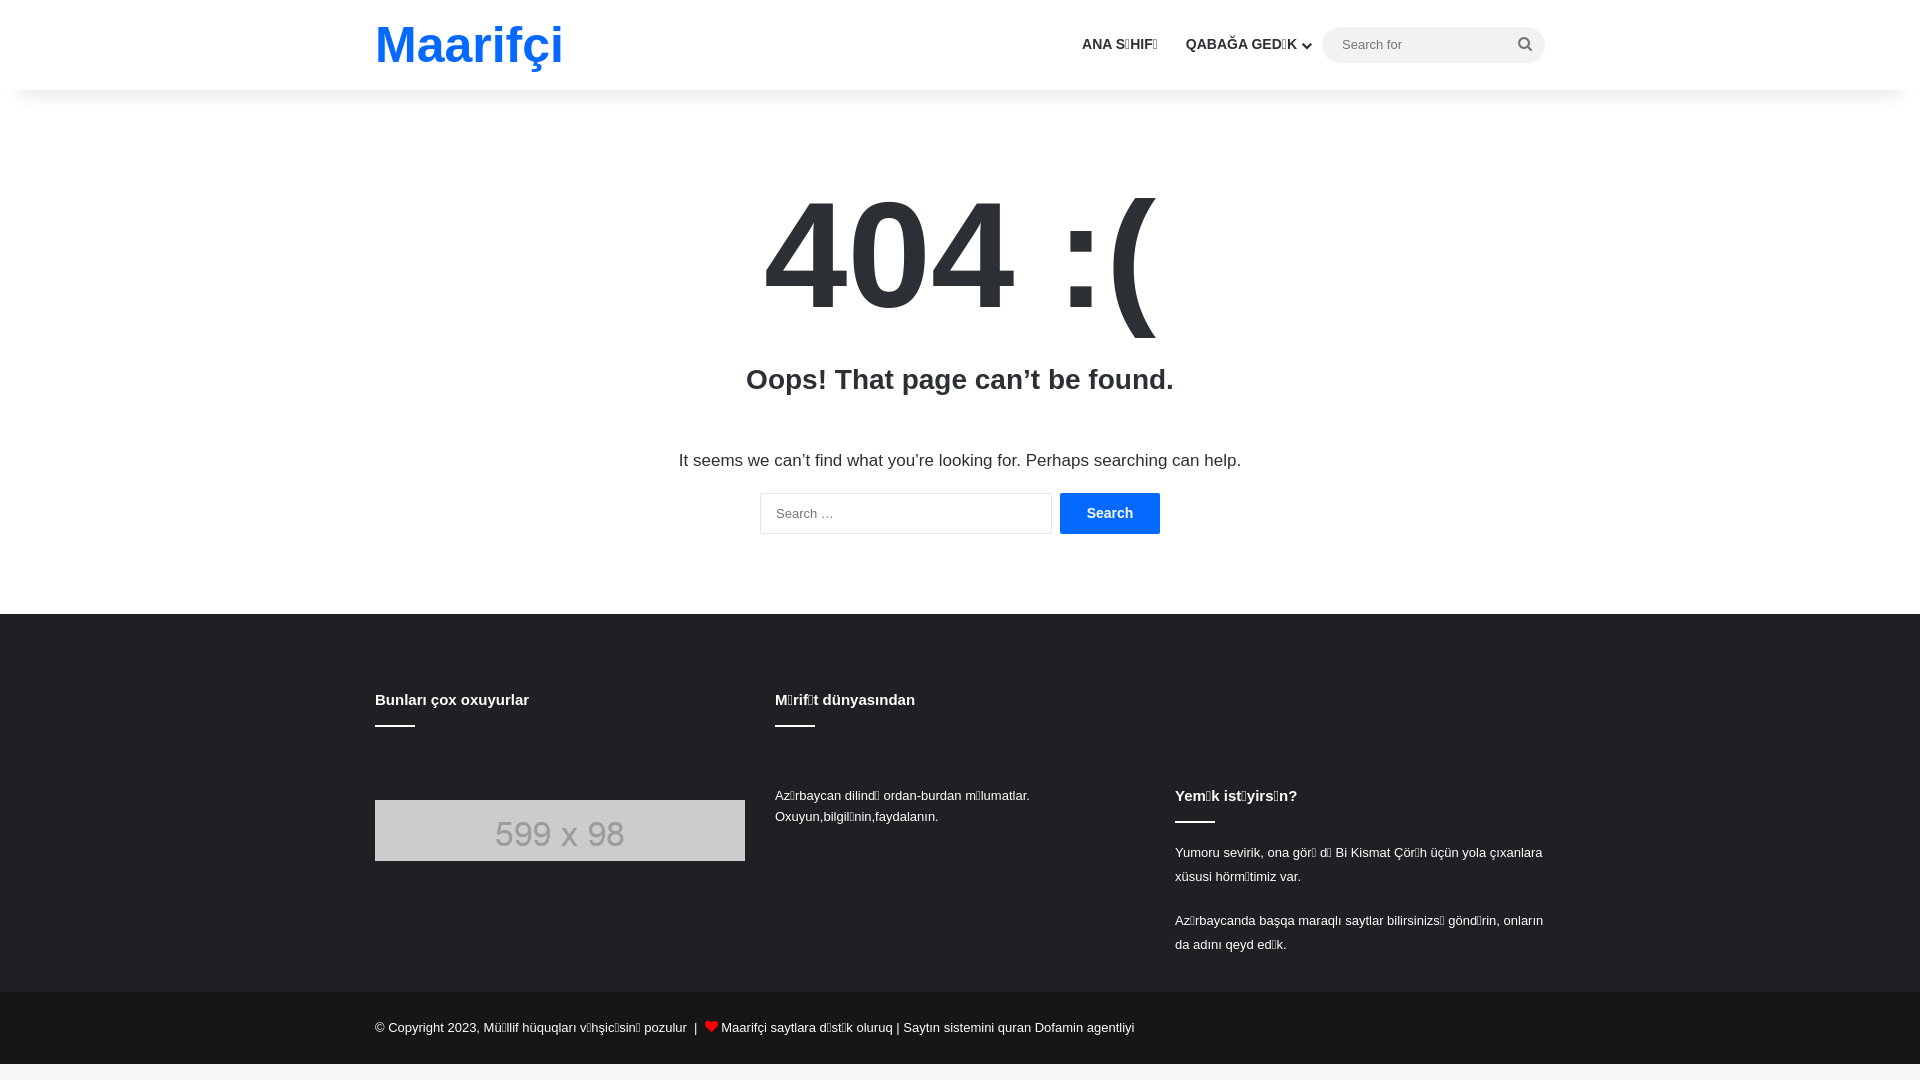  What do you see at coordinates (1083, 1027) in the screenshot?
I see `'Dofamin agentliyi'` at bounding box center [1083, 1027].